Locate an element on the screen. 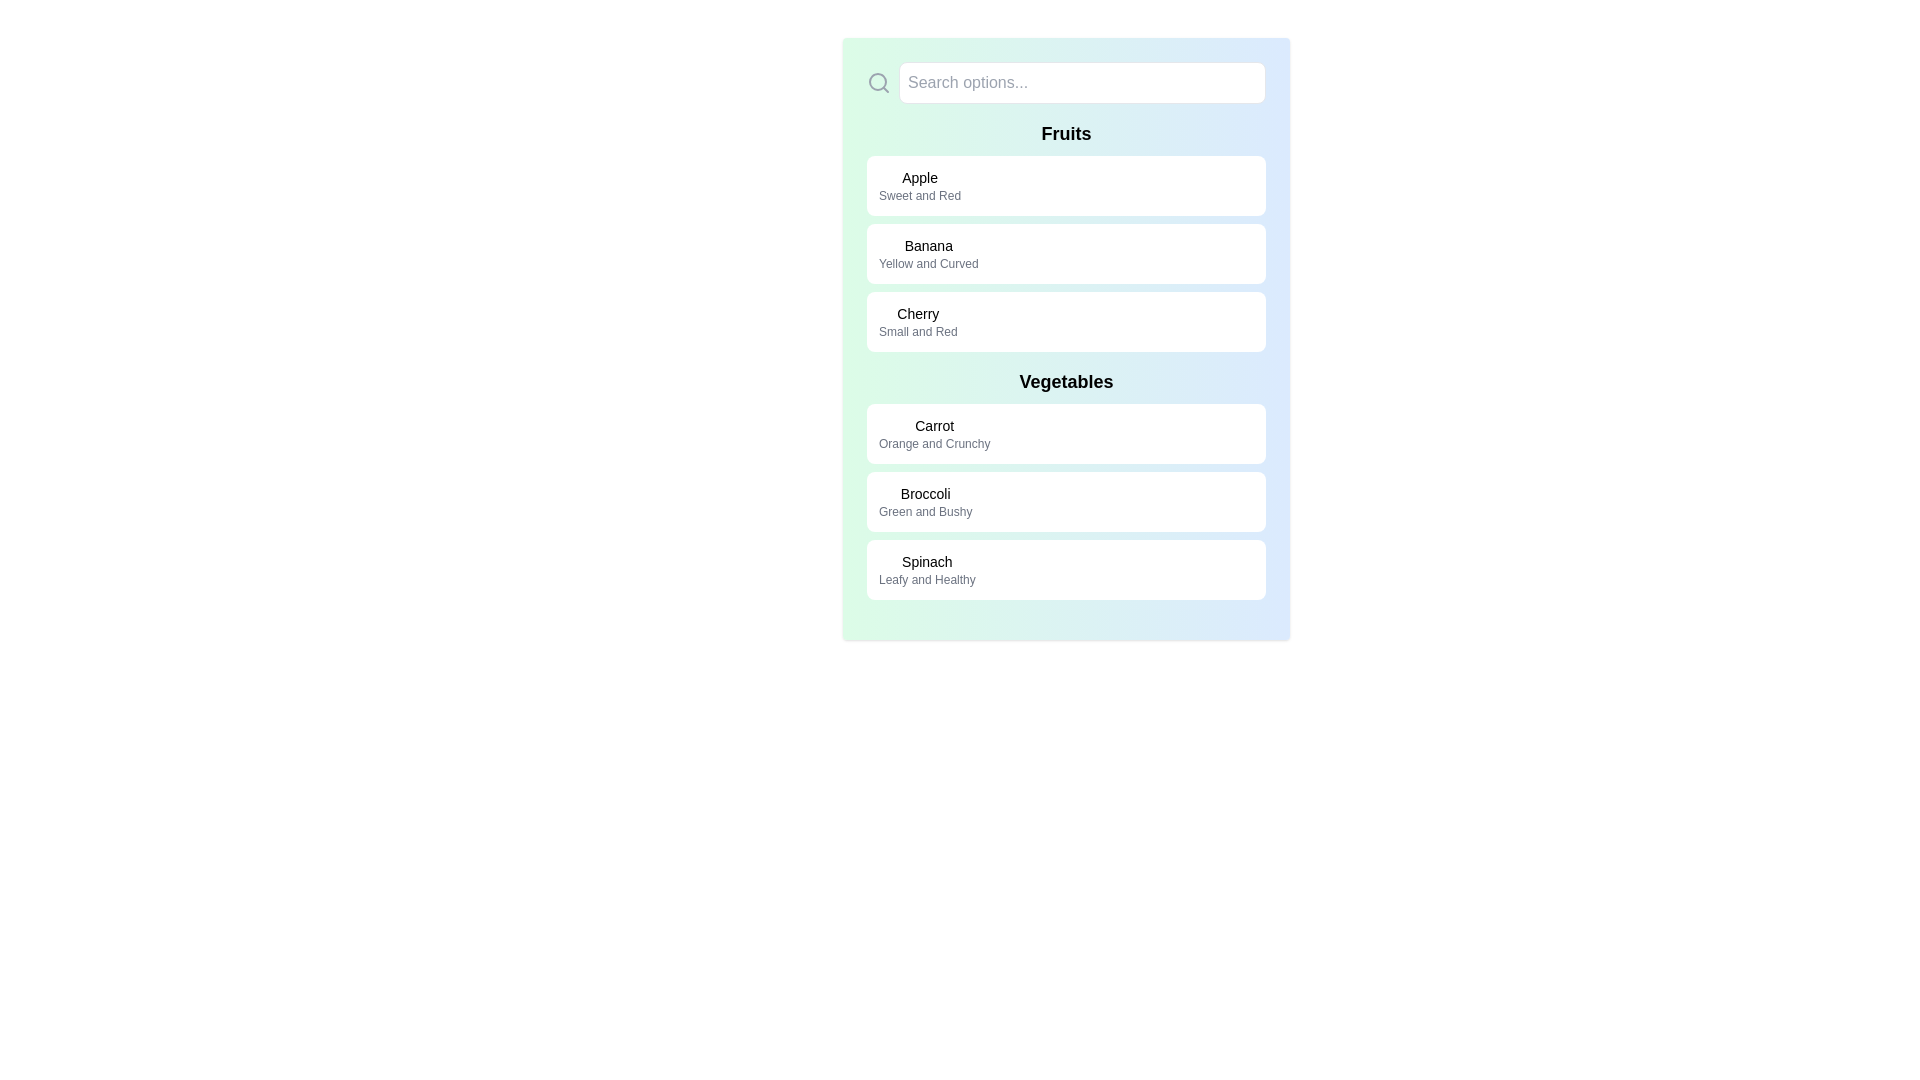  the static text label displaying 'Green and Bushy', which is positioned below 'Broccoli' in the 'Vegetables' section is located at coordinates (924, 511).